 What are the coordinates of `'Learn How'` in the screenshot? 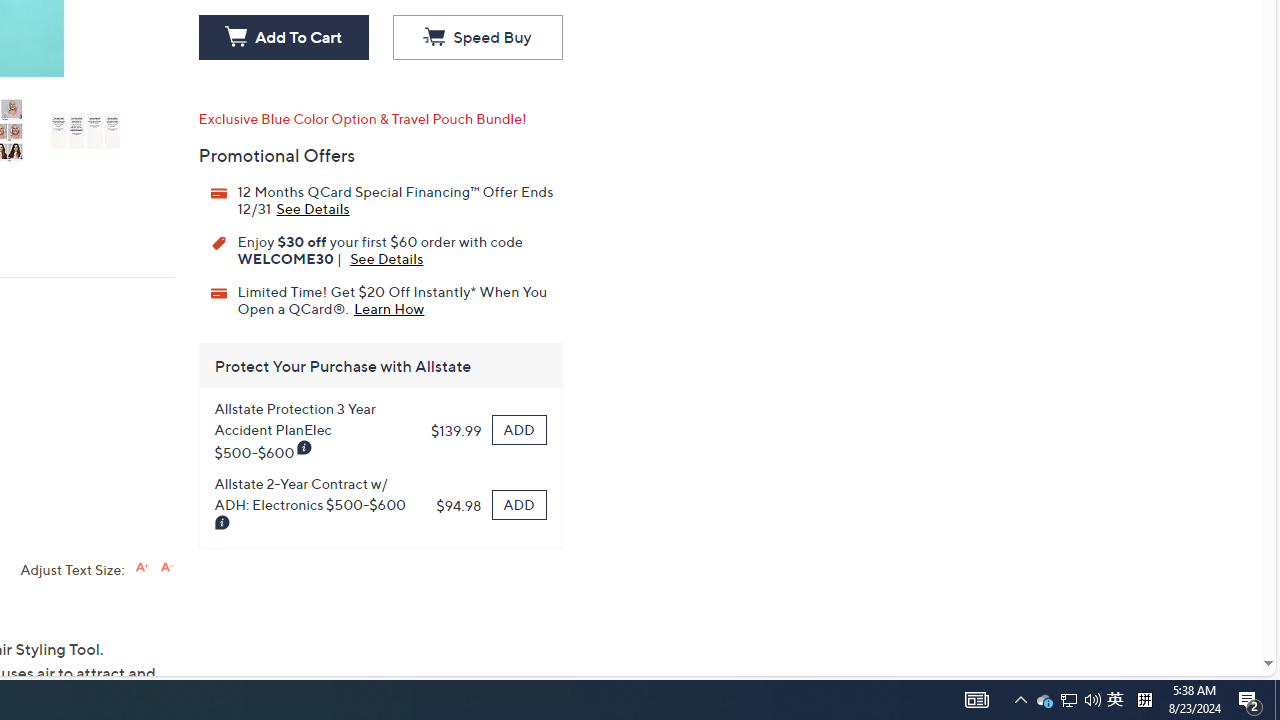 It's located at (389, 307).